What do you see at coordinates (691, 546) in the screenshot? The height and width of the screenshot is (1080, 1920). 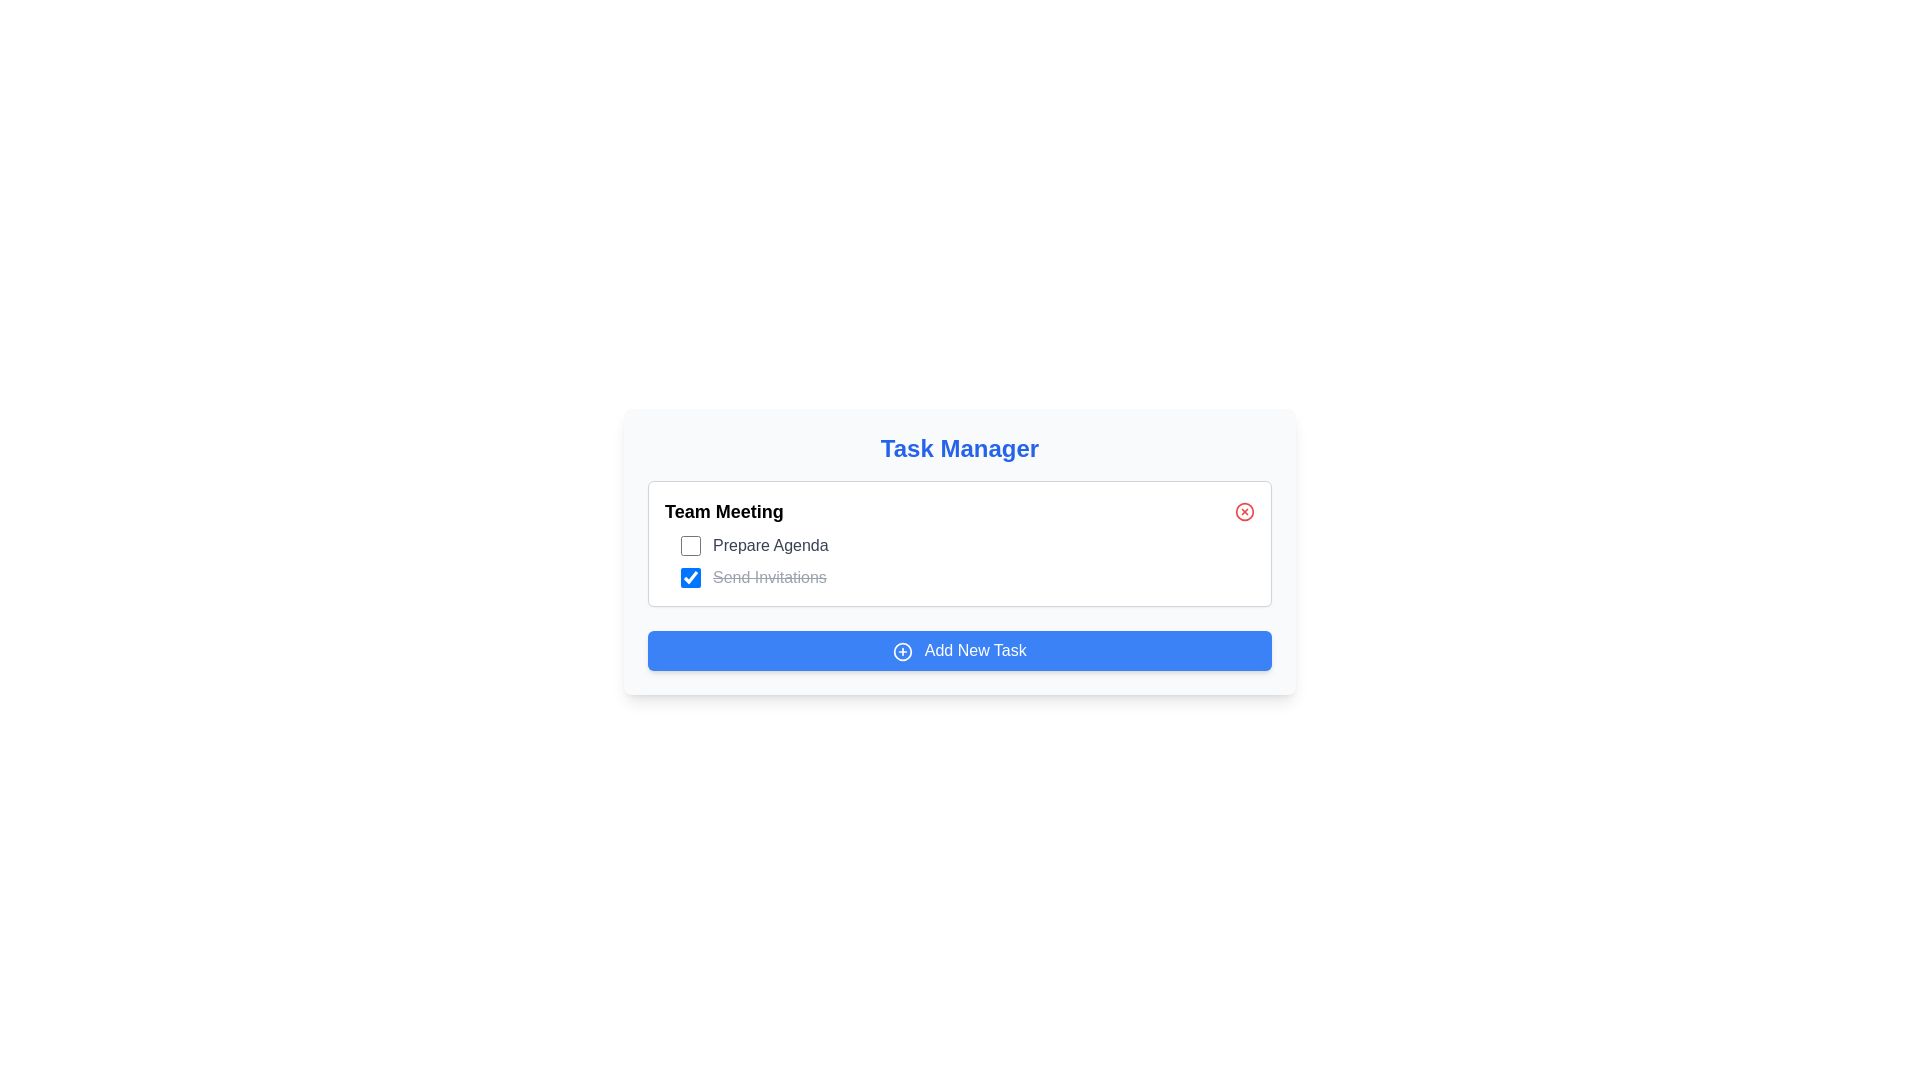 I see `the checkbox used to toggle the completion status of the task 'Prepare Agenda' located in the 'Team Meeting' section` at bounding box center [691, 546].